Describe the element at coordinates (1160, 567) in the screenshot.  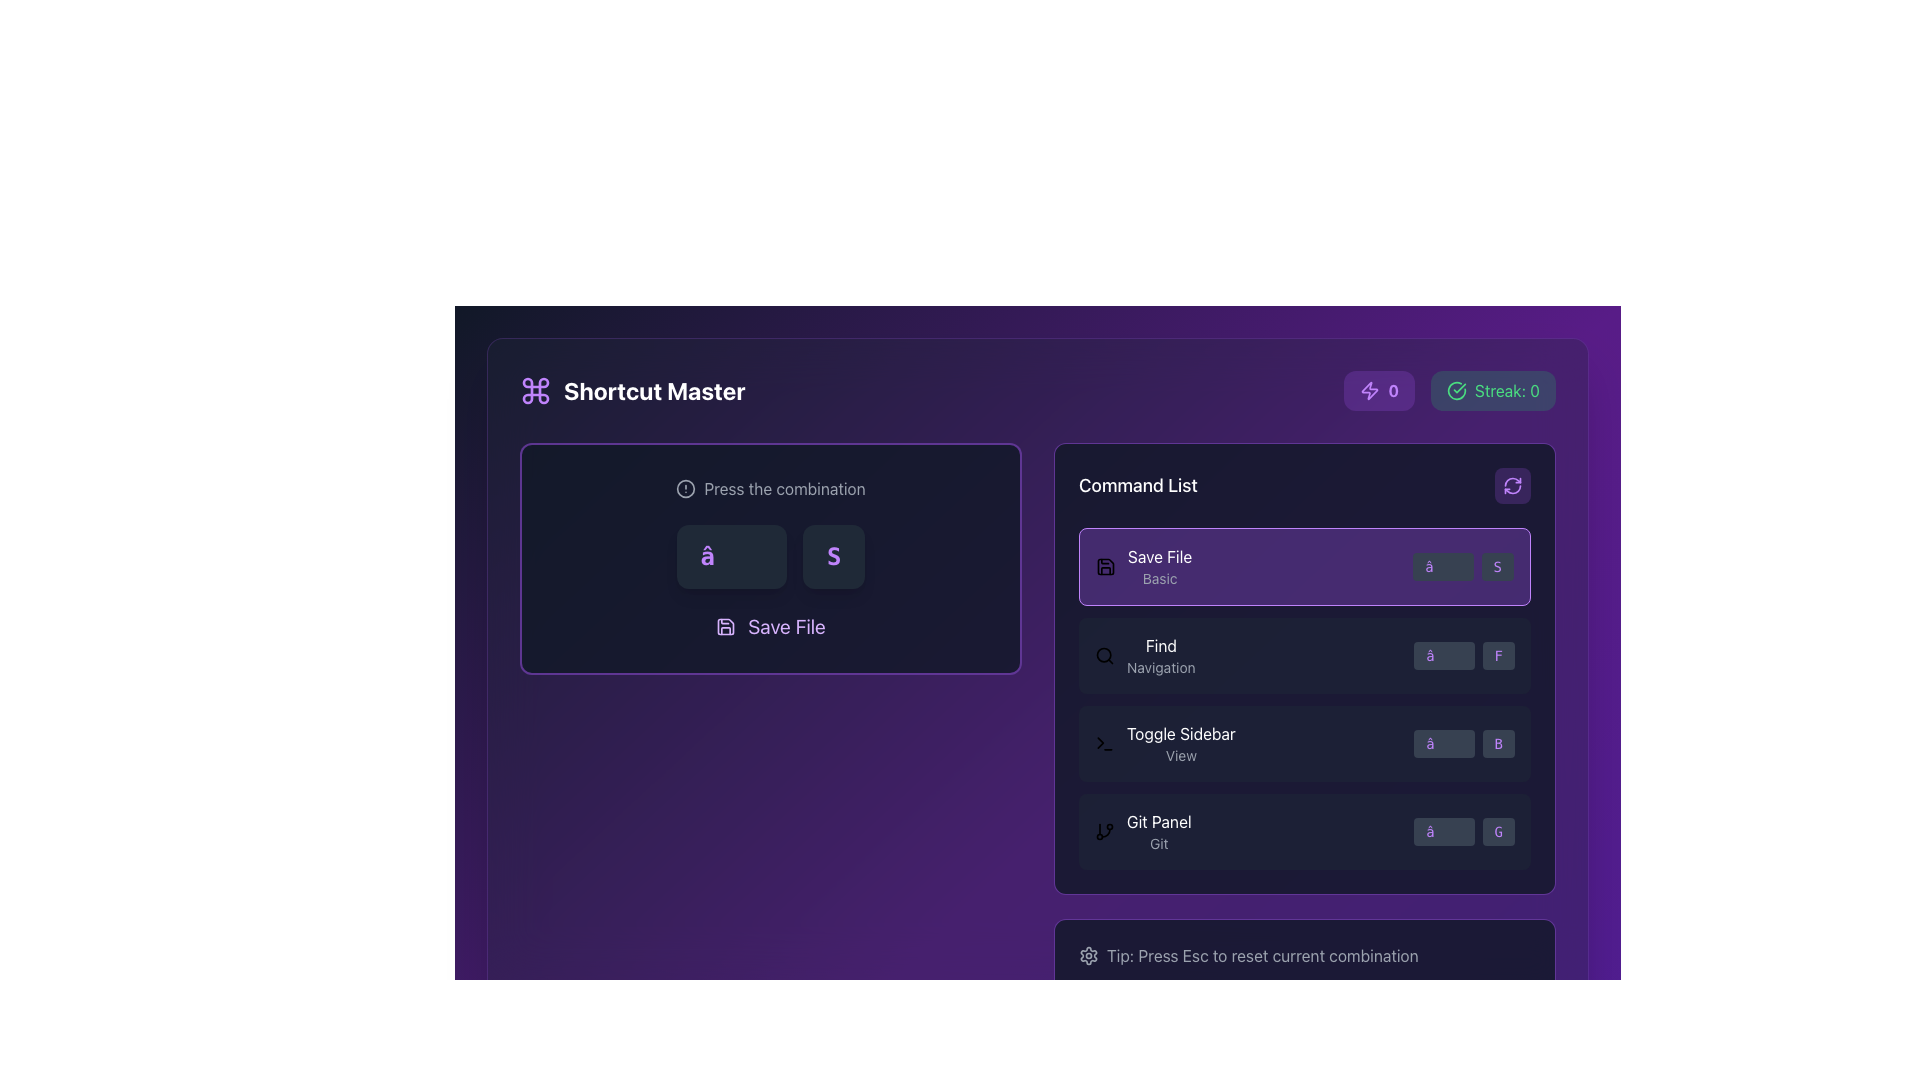
I see `the 'Save File' text label in the 'Command List' panel` at that location.